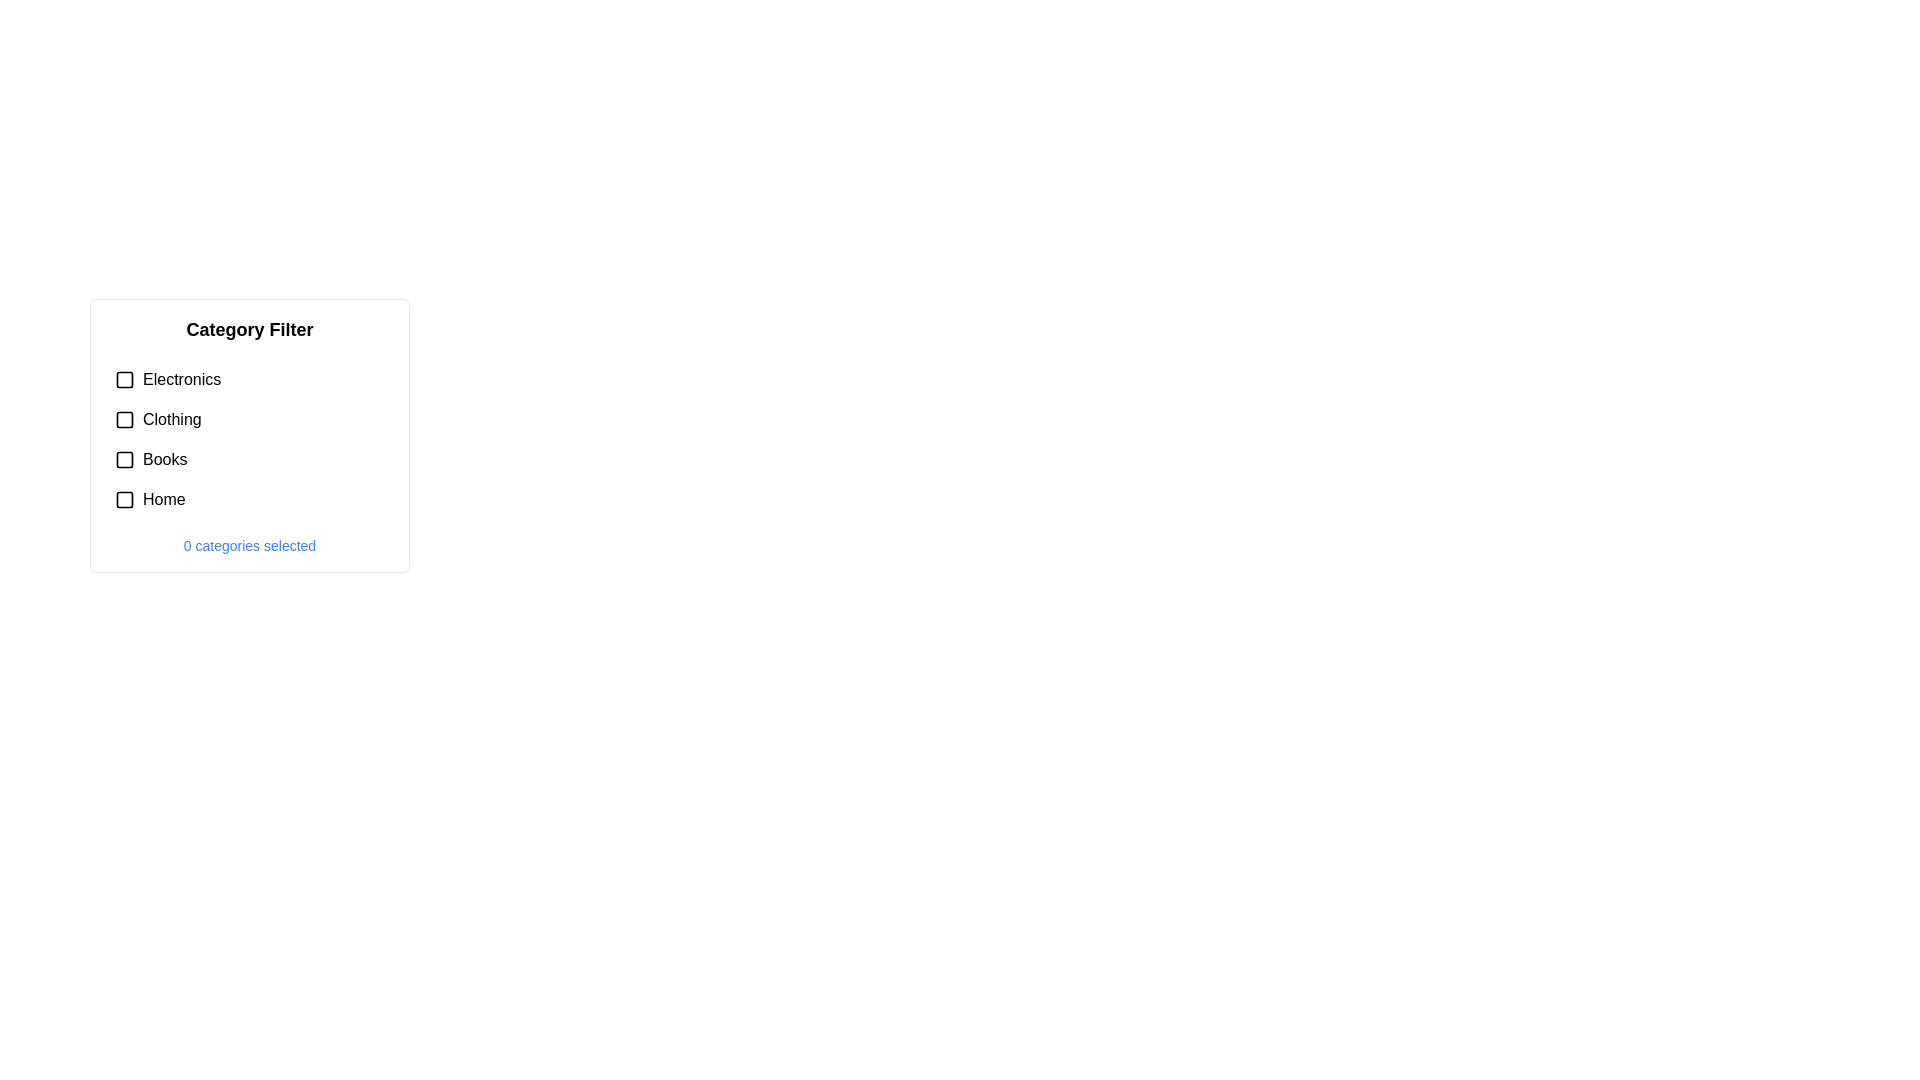 The height and width of the screenshot is (1080, 1920). Describe the element at coordinates (123, 419) in the screenshot. I see `the Checkbox Icon located within the 'Clothing' category selection interface` at that location.